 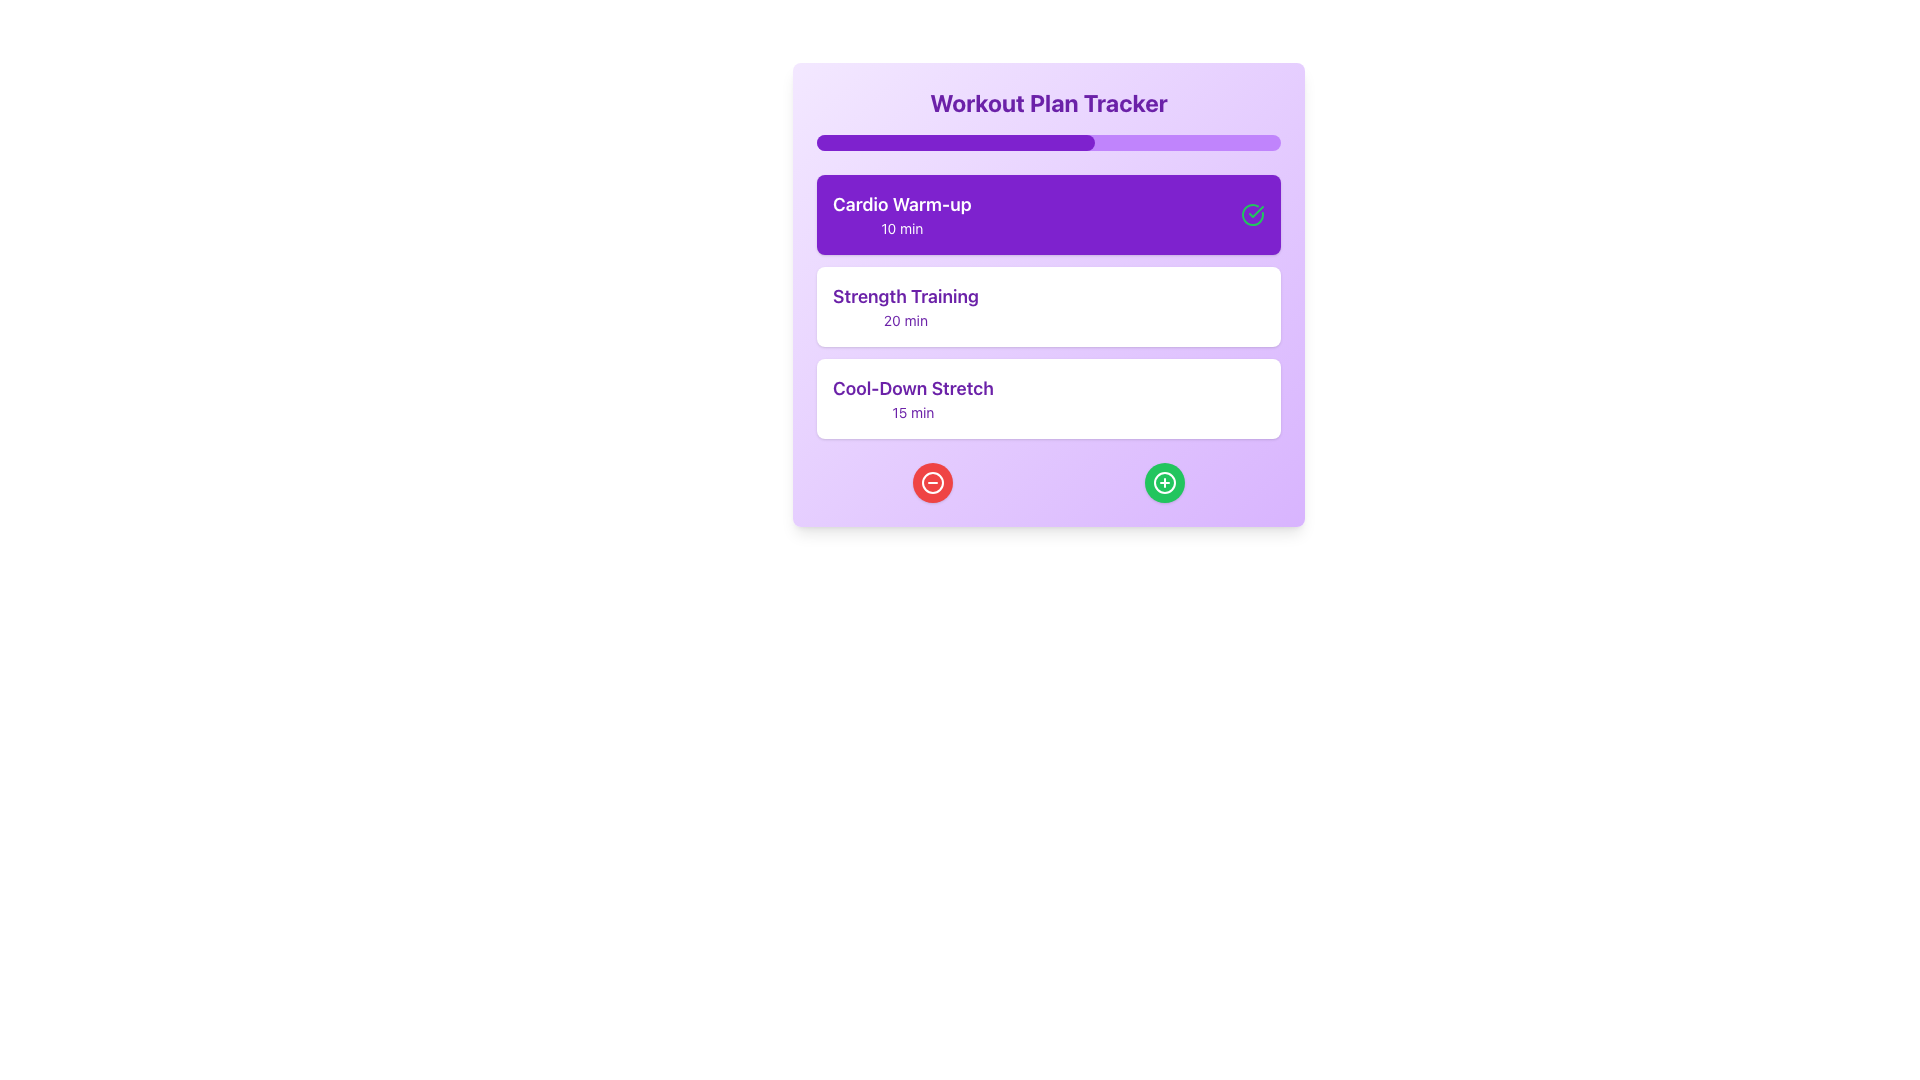 I want to click on the 'Cardio Warm-up' text label, which is styled in bold white font against a purple background, located at the top of the workout activities list, so click(x=901, y=204).